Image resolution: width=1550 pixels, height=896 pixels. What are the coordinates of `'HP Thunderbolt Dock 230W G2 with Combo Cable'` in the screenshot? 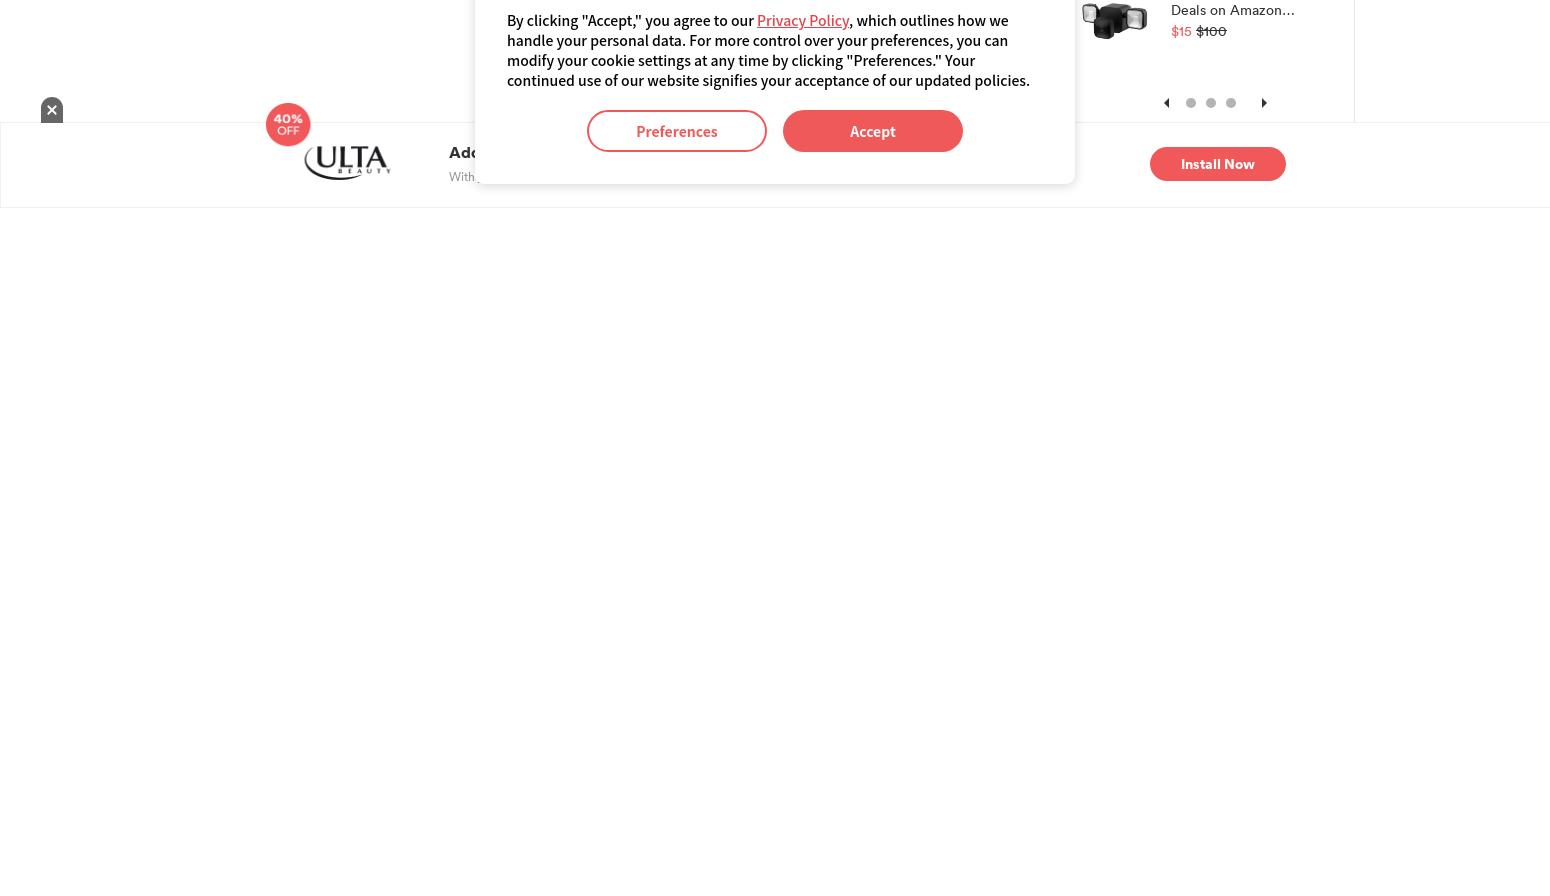 It's located at (298, 60).